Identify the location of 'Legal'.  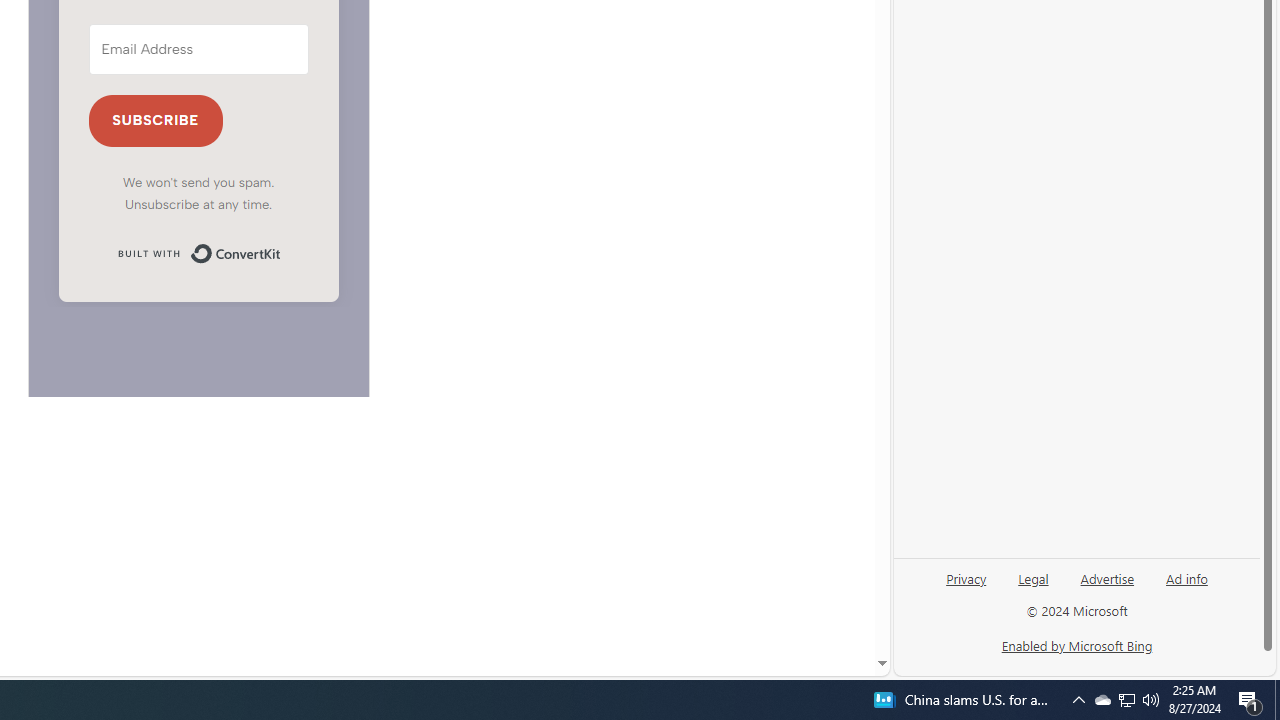
(1033, 577).